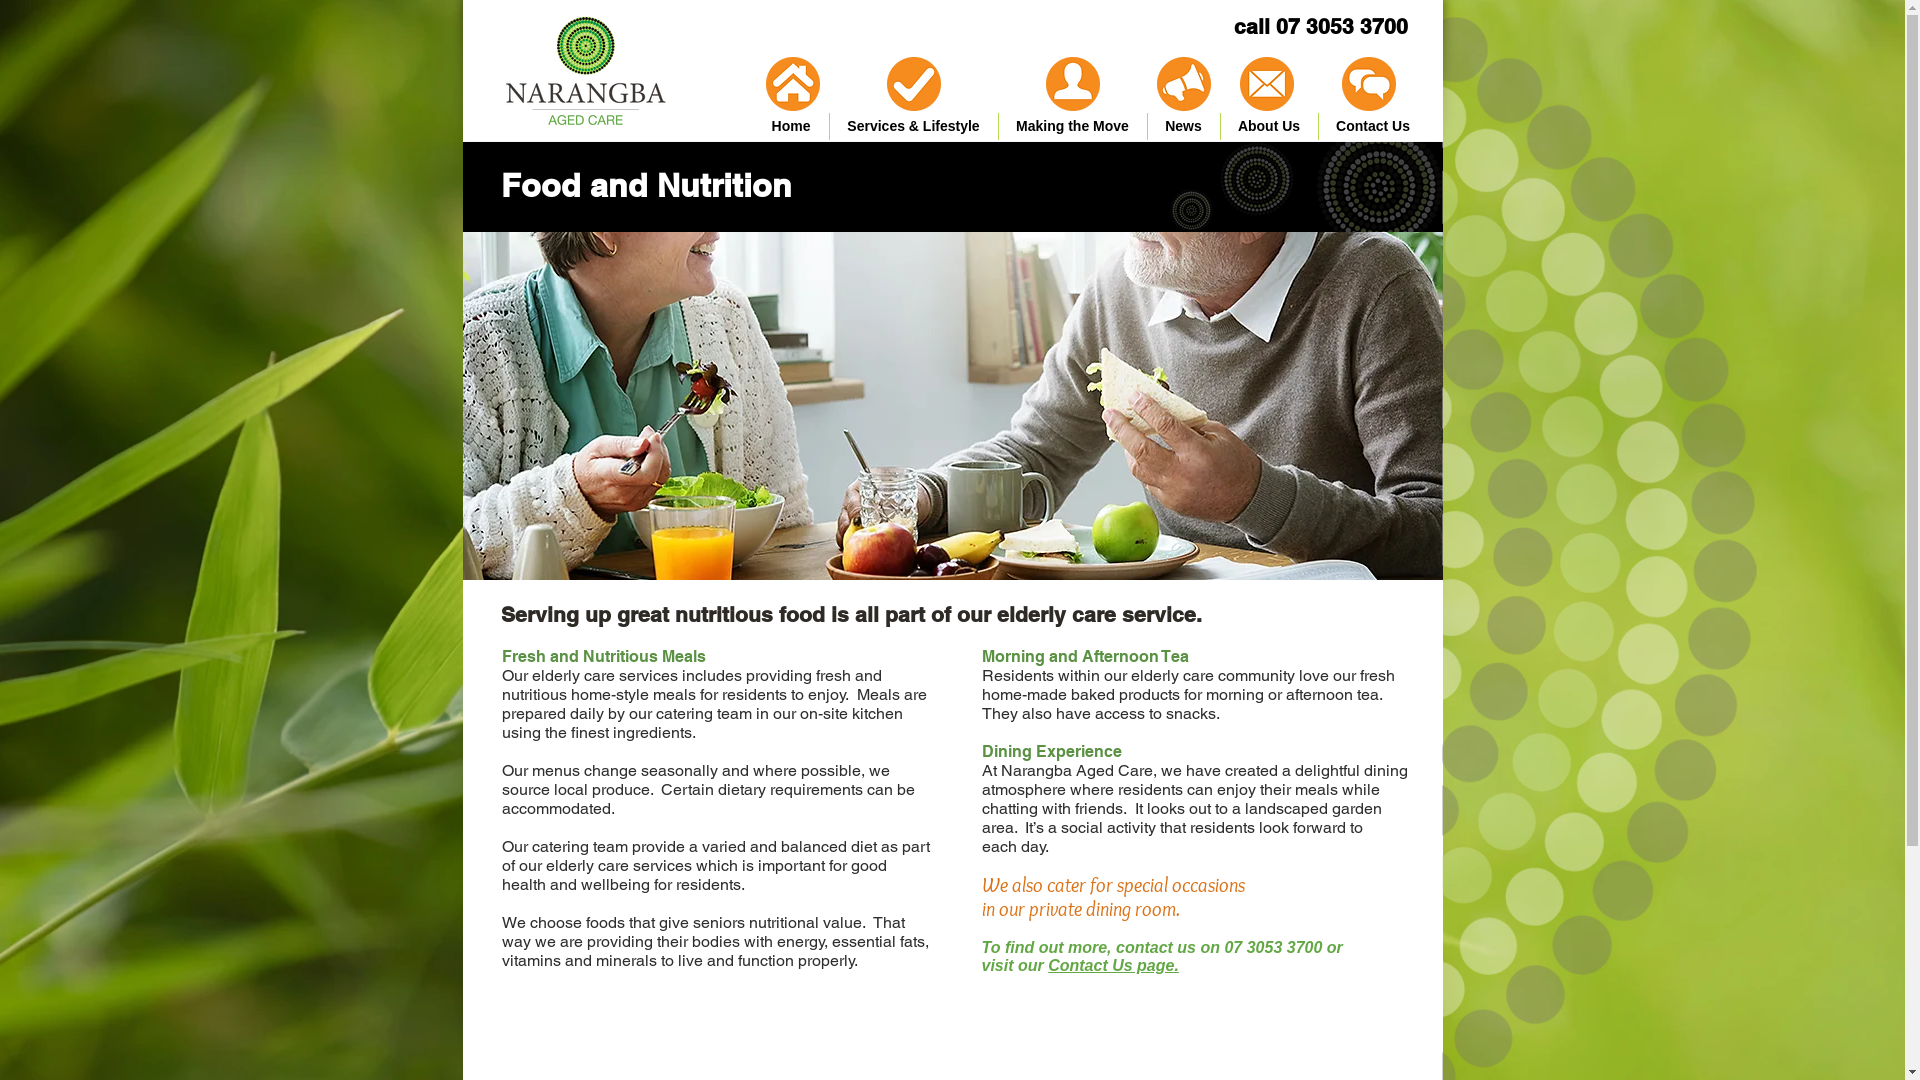 The height and width of the screenshot is (1080, 1920). Describe the element at coordinates (1046, 964) in the screenshot. I see `'Contact Us page.'` at that location.